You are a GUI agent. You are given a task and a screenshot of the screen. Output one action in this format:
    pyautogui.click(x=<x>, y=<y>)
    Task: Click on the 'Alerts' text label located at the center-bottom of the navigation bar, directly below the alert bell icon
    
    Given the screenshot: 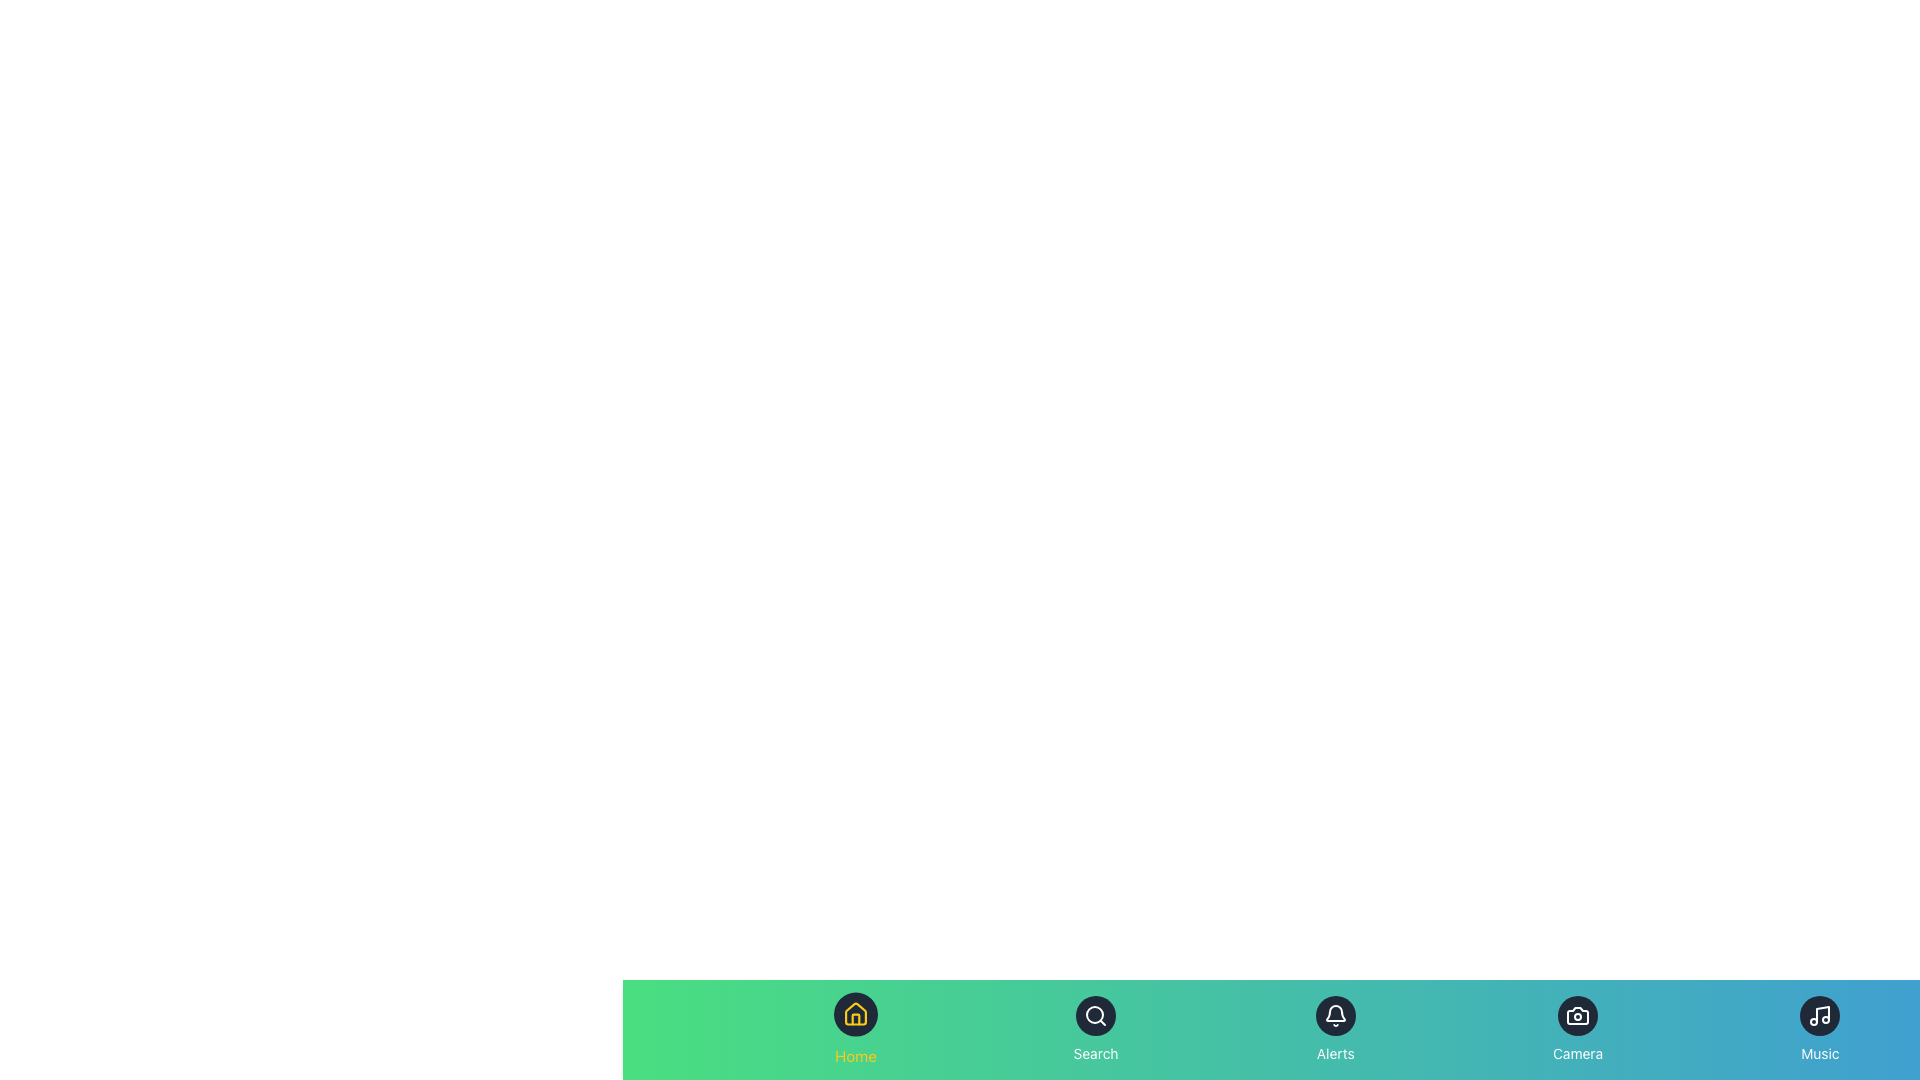 What is the action you would take?
    pyautogui.click(x=1335, y=1052)
    